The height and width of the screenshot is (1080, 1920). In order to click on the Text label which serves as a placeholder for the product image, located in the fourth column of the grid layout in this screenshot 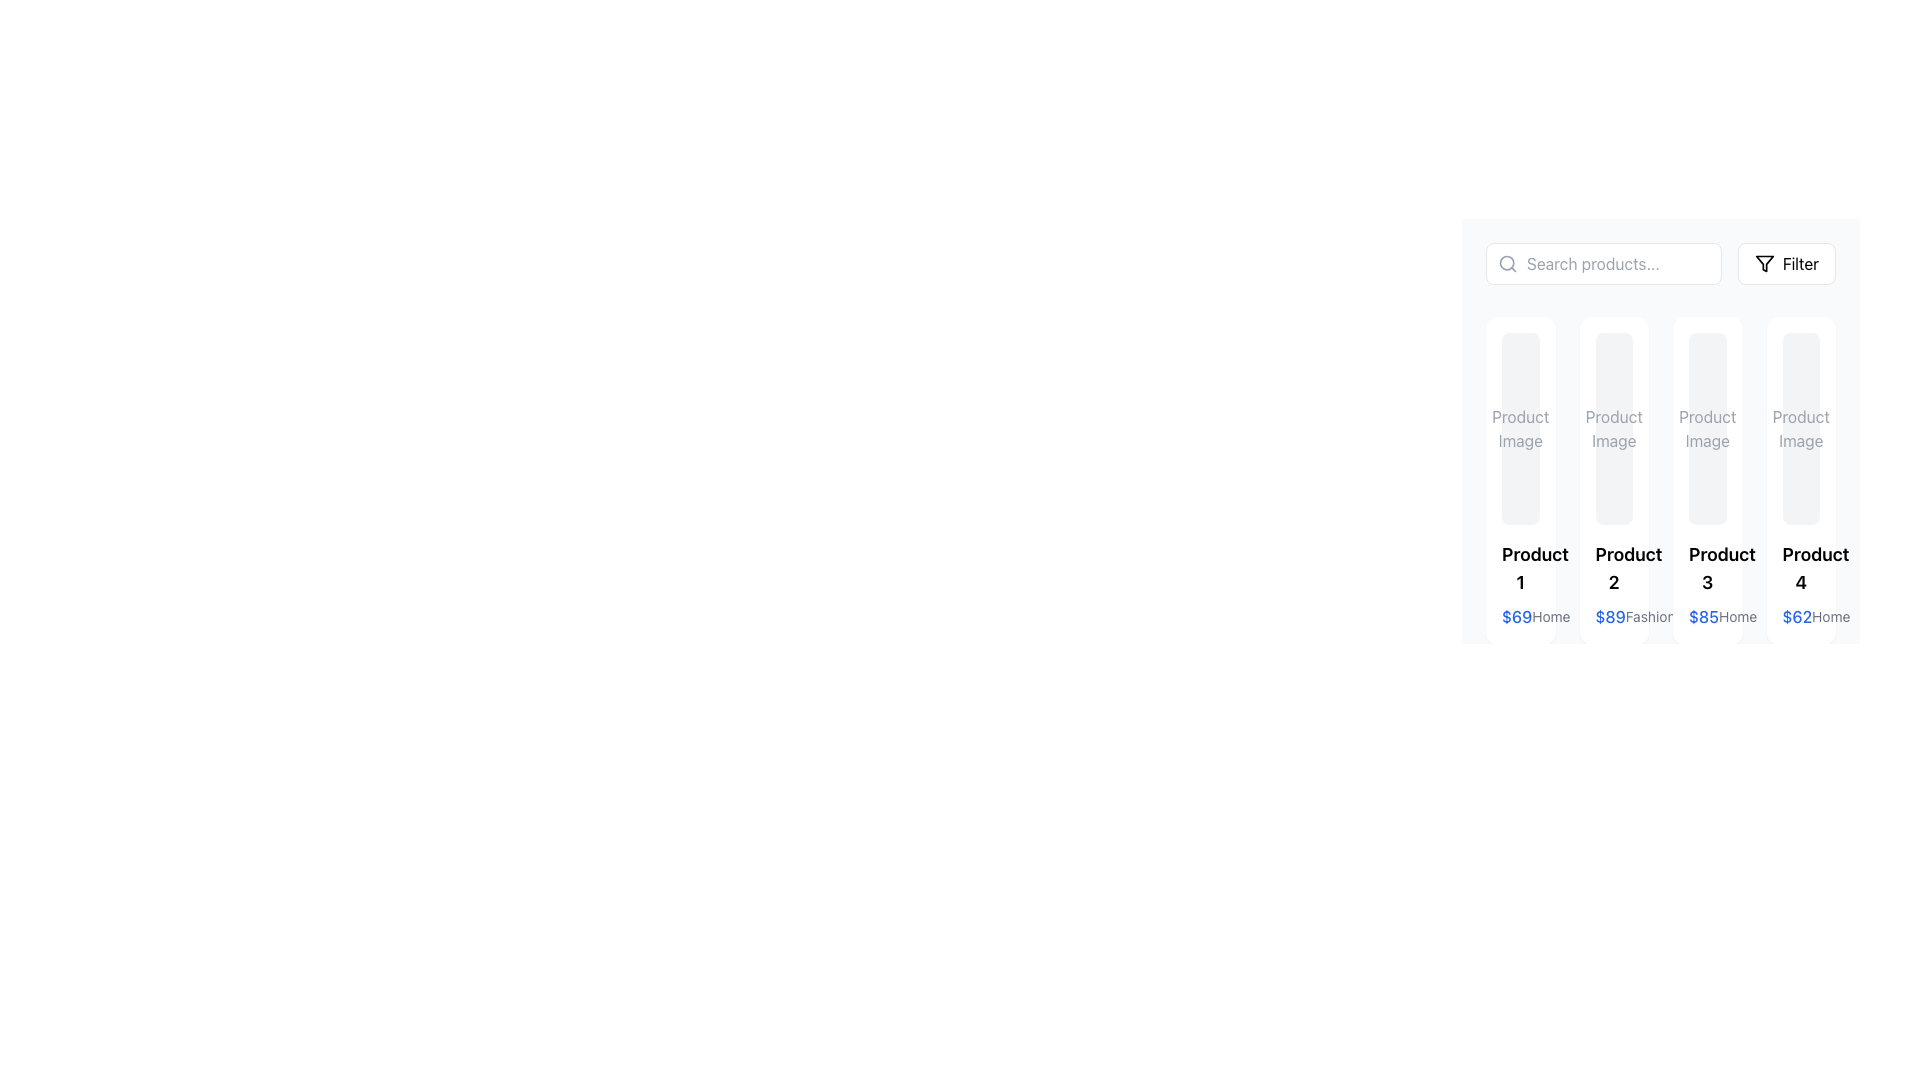, I will do `click(1801, 427)`.